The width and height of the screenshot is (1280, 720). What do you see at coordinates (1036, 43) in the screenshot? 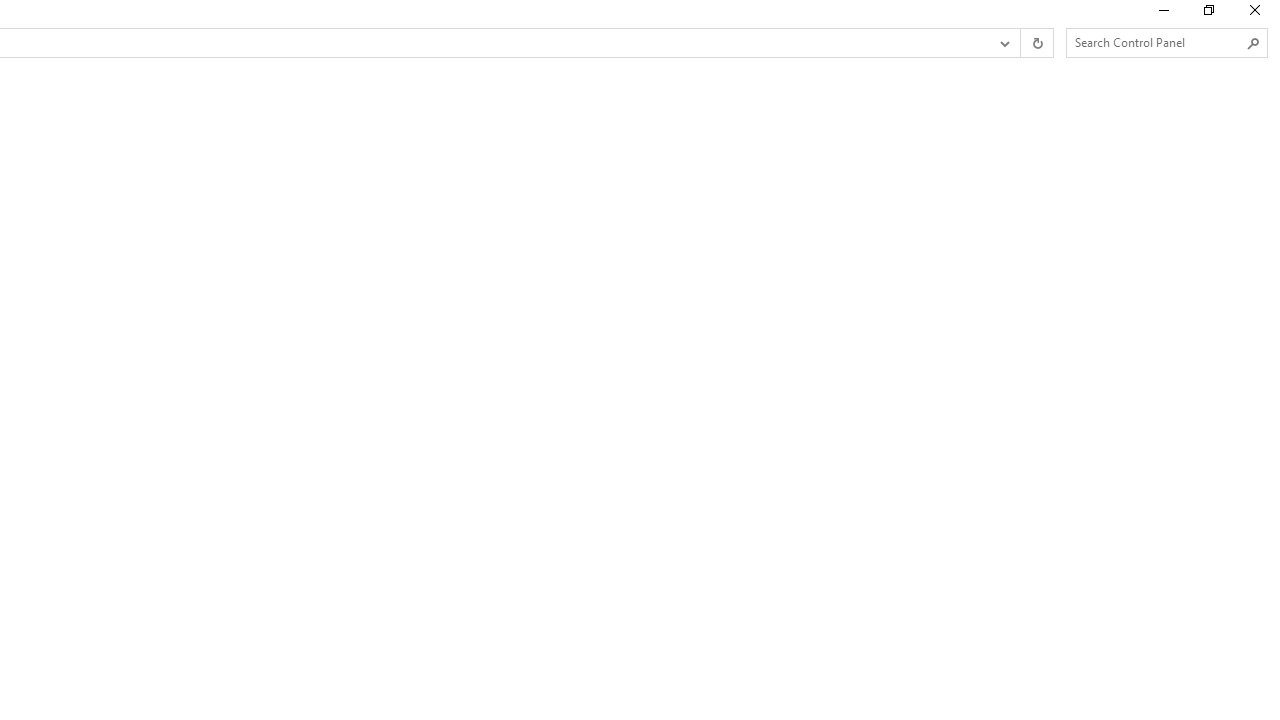
I see `'Refresh "Windows Defender Firewall" (F5)'` at bounding box center [1036, 43].